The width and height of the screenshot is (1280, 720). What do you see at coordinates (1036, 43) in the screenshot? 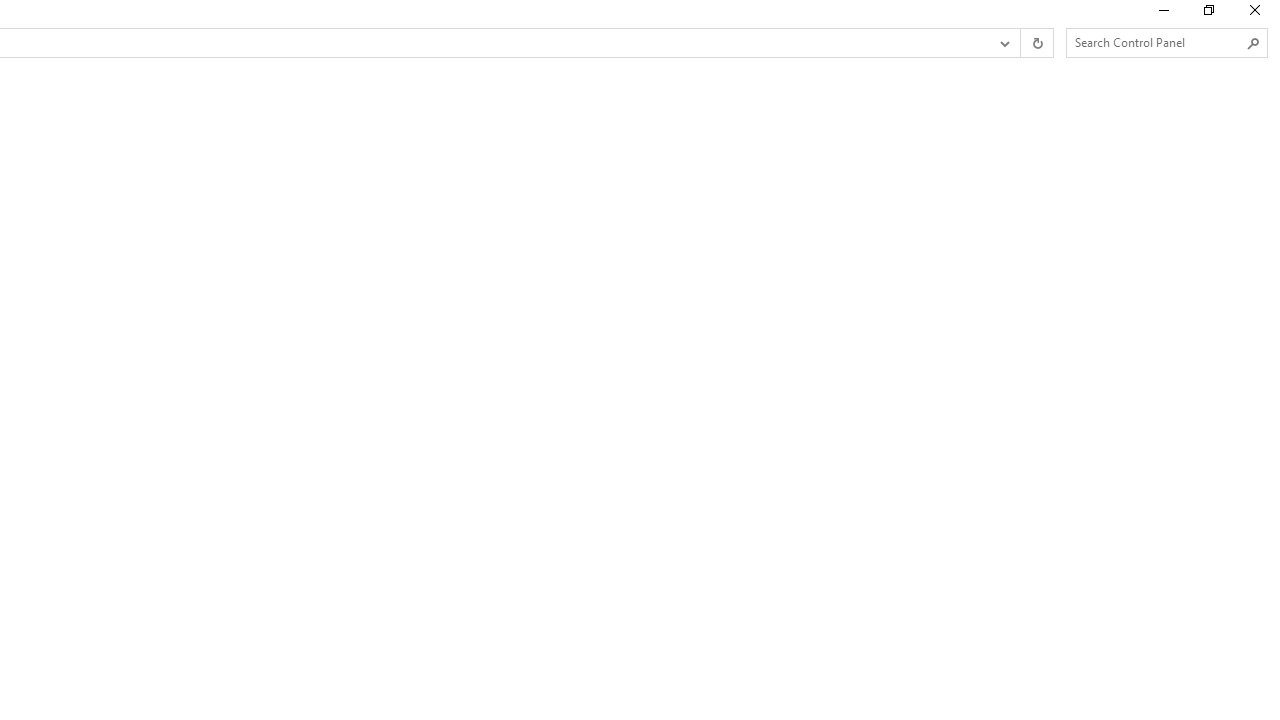
I see `'Refresh "Windows Defender Firewall" (F5)'` at bounding box center [1036, 43].